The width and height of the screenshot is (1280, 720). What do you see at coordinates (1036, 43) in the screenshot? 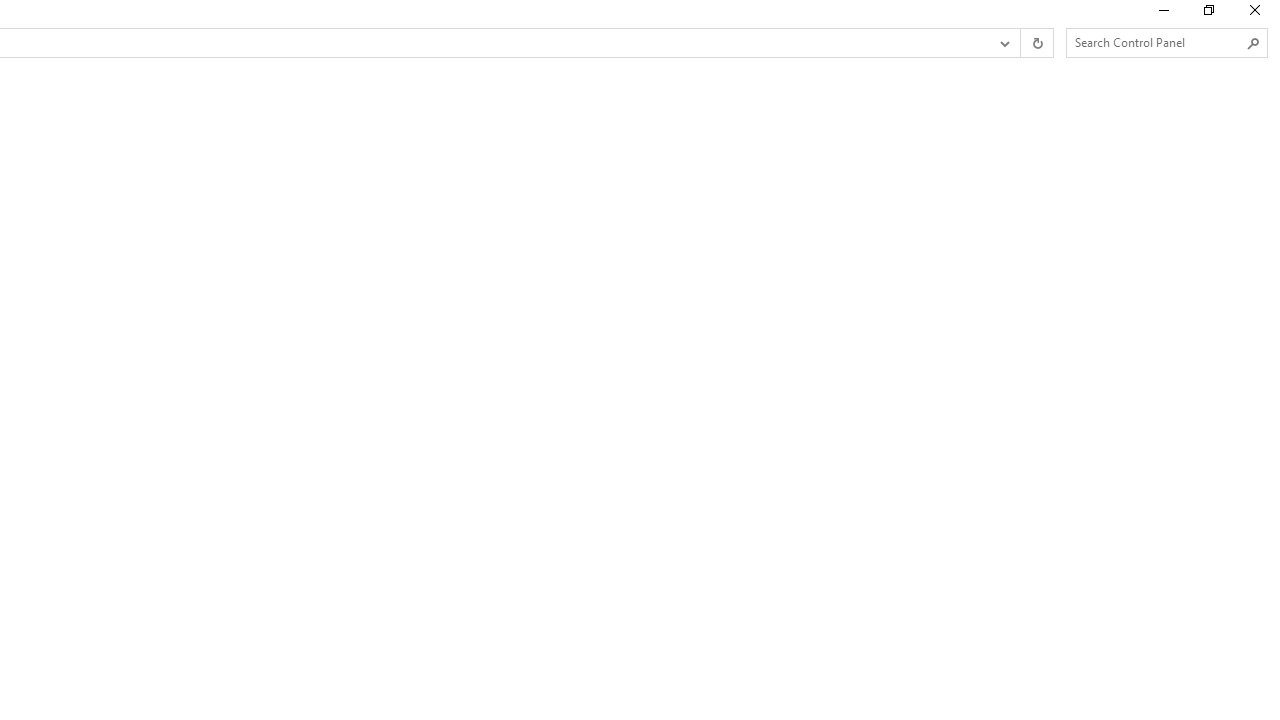
I see `'Refresh "Windows Defender Firewall" (F5)'` at bounding box center [1036, 43].